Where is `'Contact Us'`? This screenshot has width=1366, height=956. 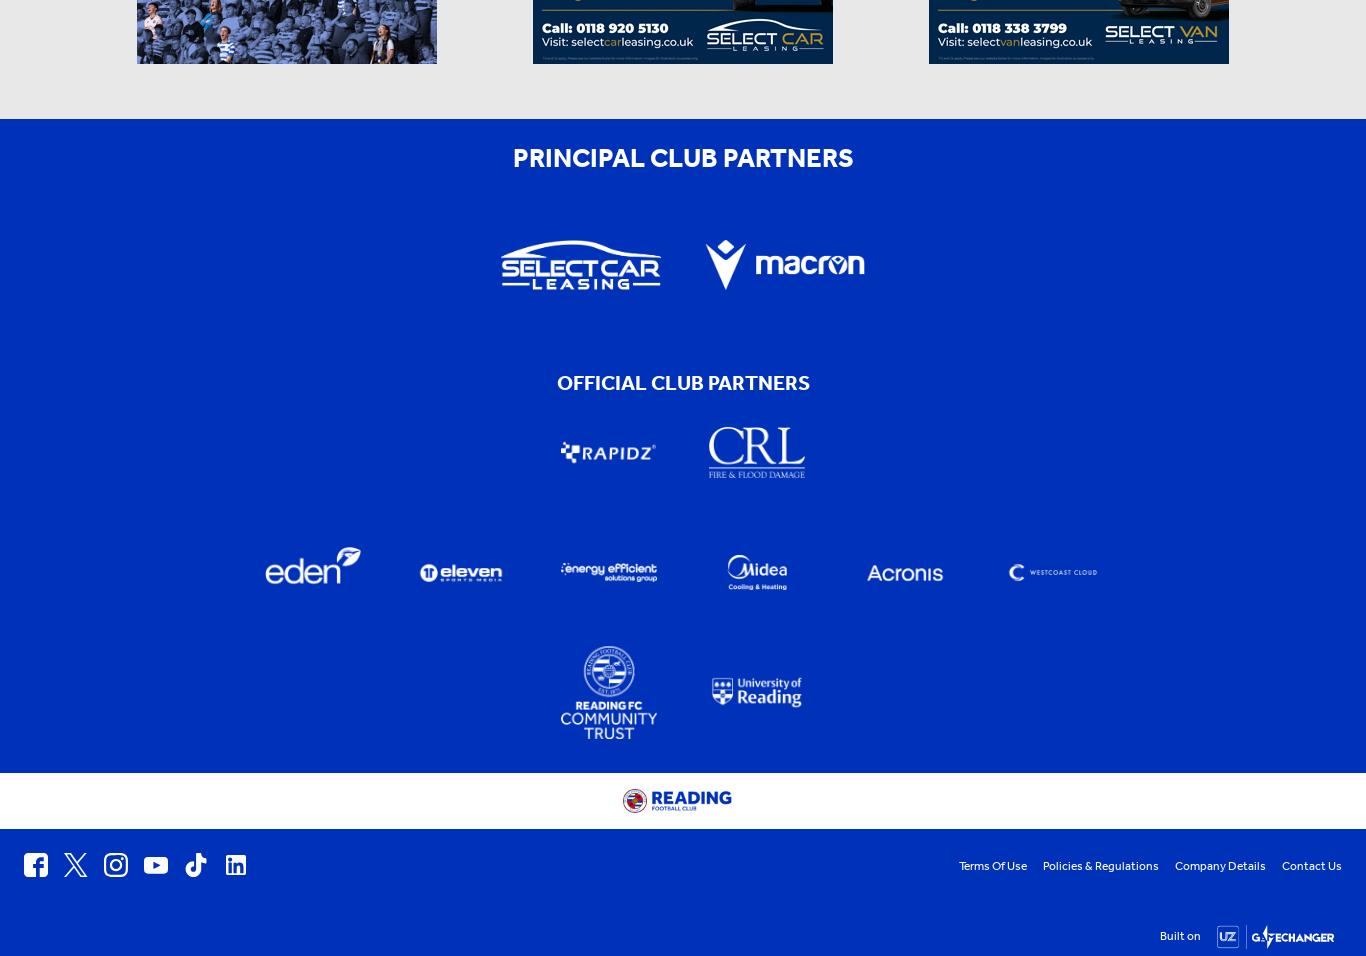 'Contact Us' is located at coordinates (1311, 866).